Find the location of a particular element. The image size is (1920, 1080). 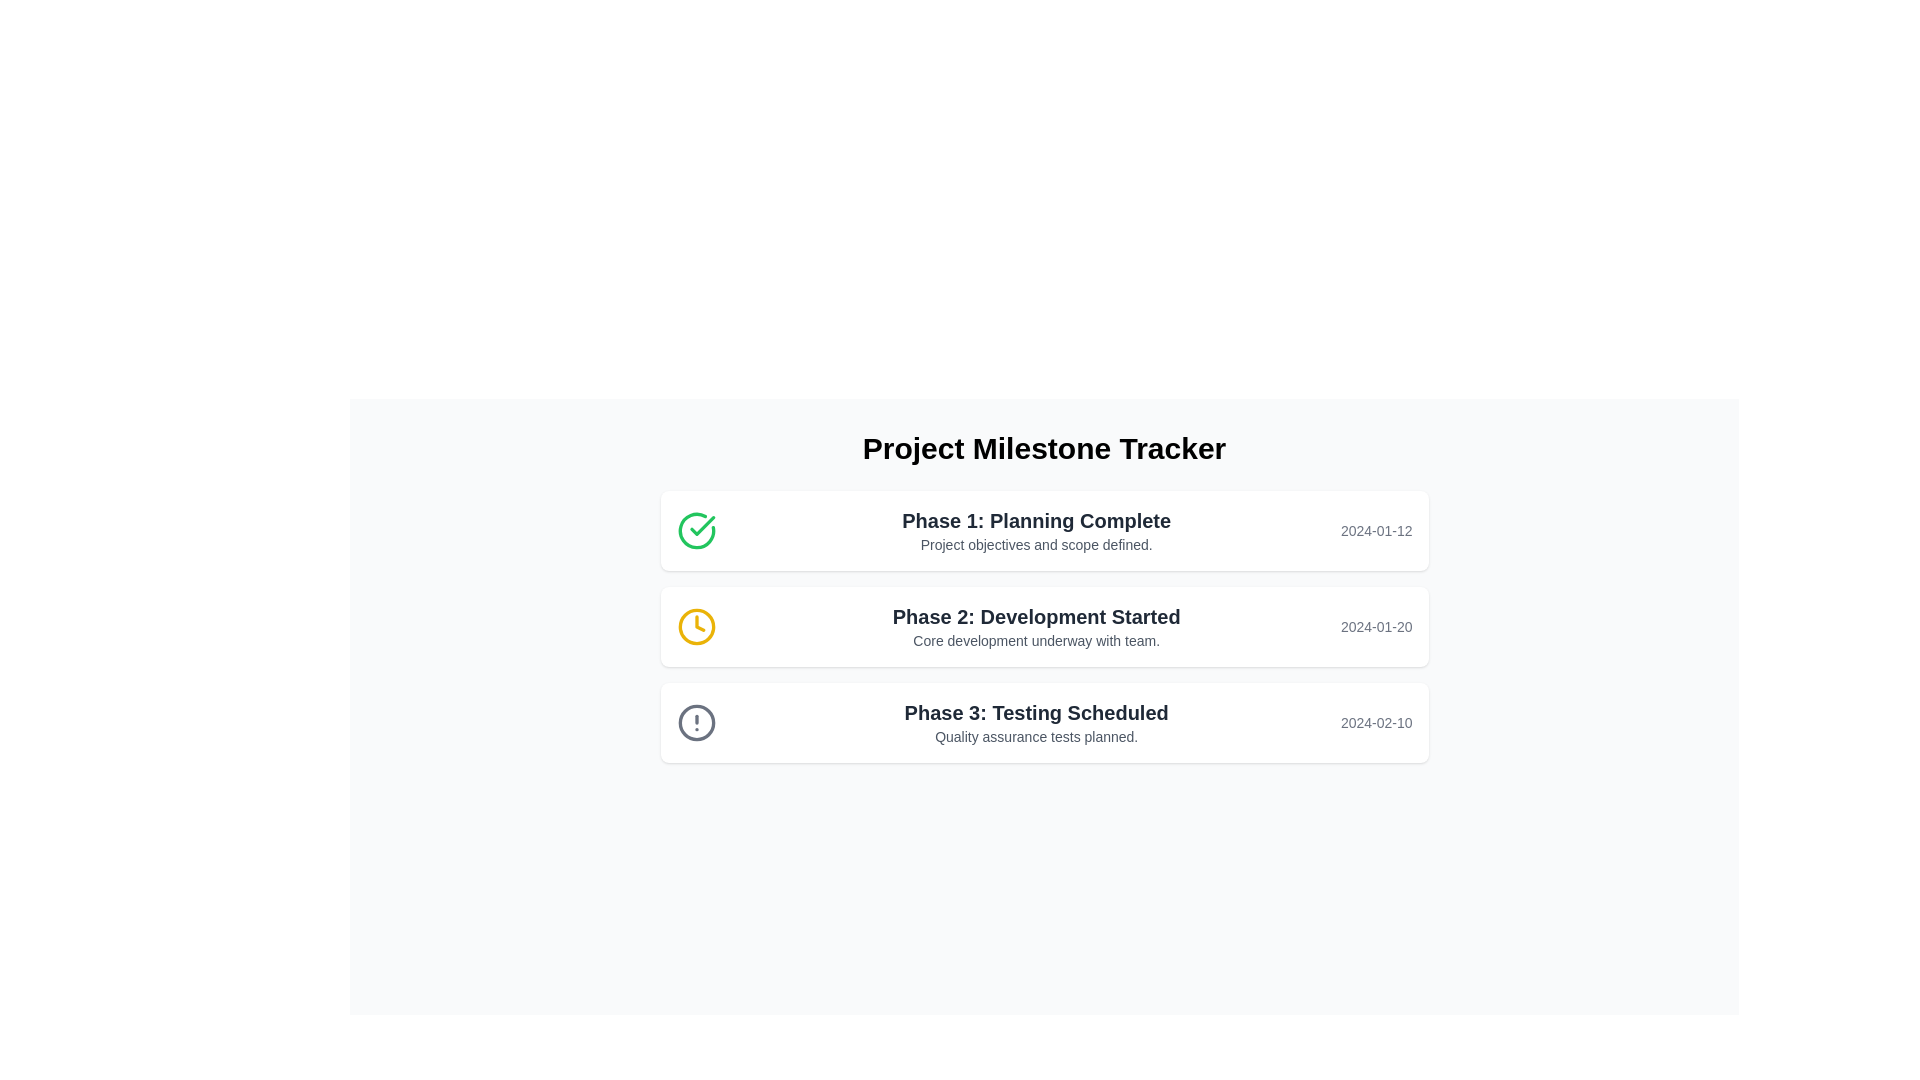

or highlight the yellow circle clock icon with a black outline is located at coordinates (696, 626).